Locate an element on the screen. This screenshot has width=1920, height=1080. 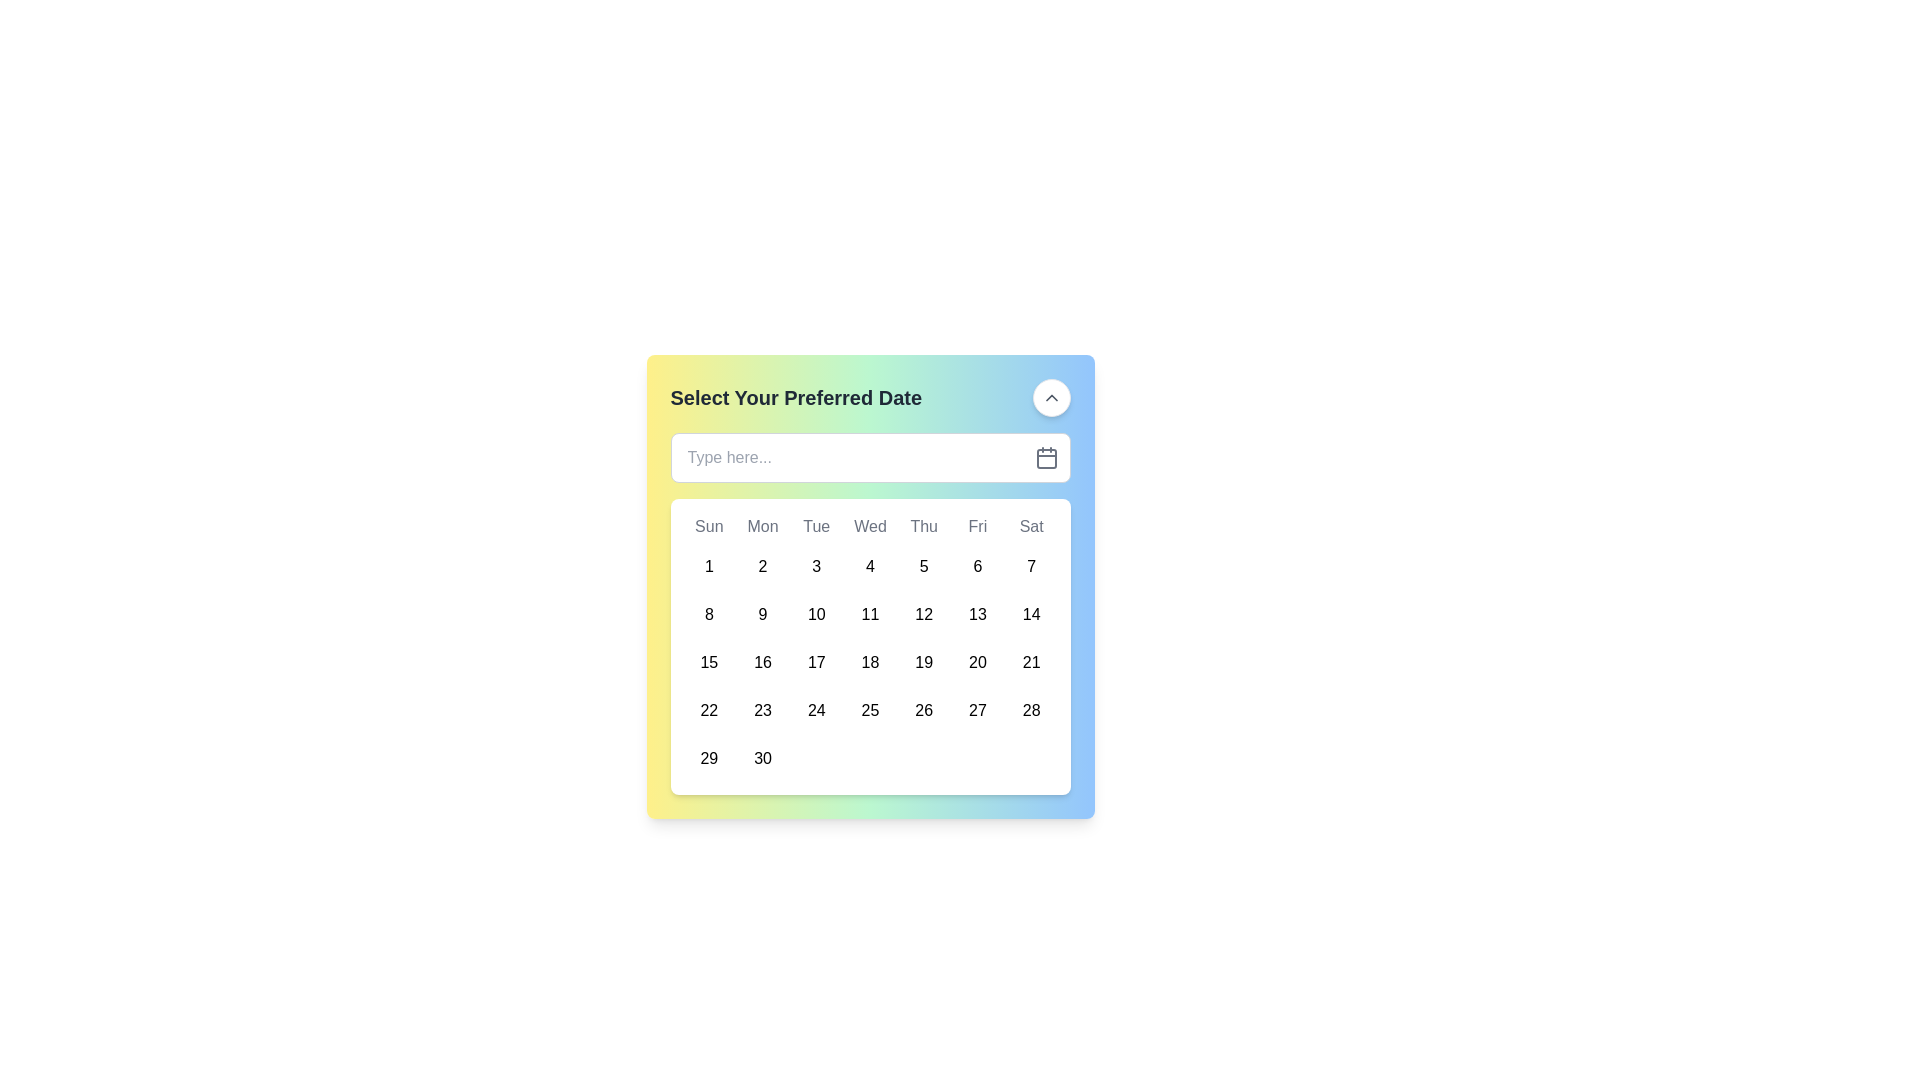
the circular button displaying the number '7' is located at coordinates (1031, 567).